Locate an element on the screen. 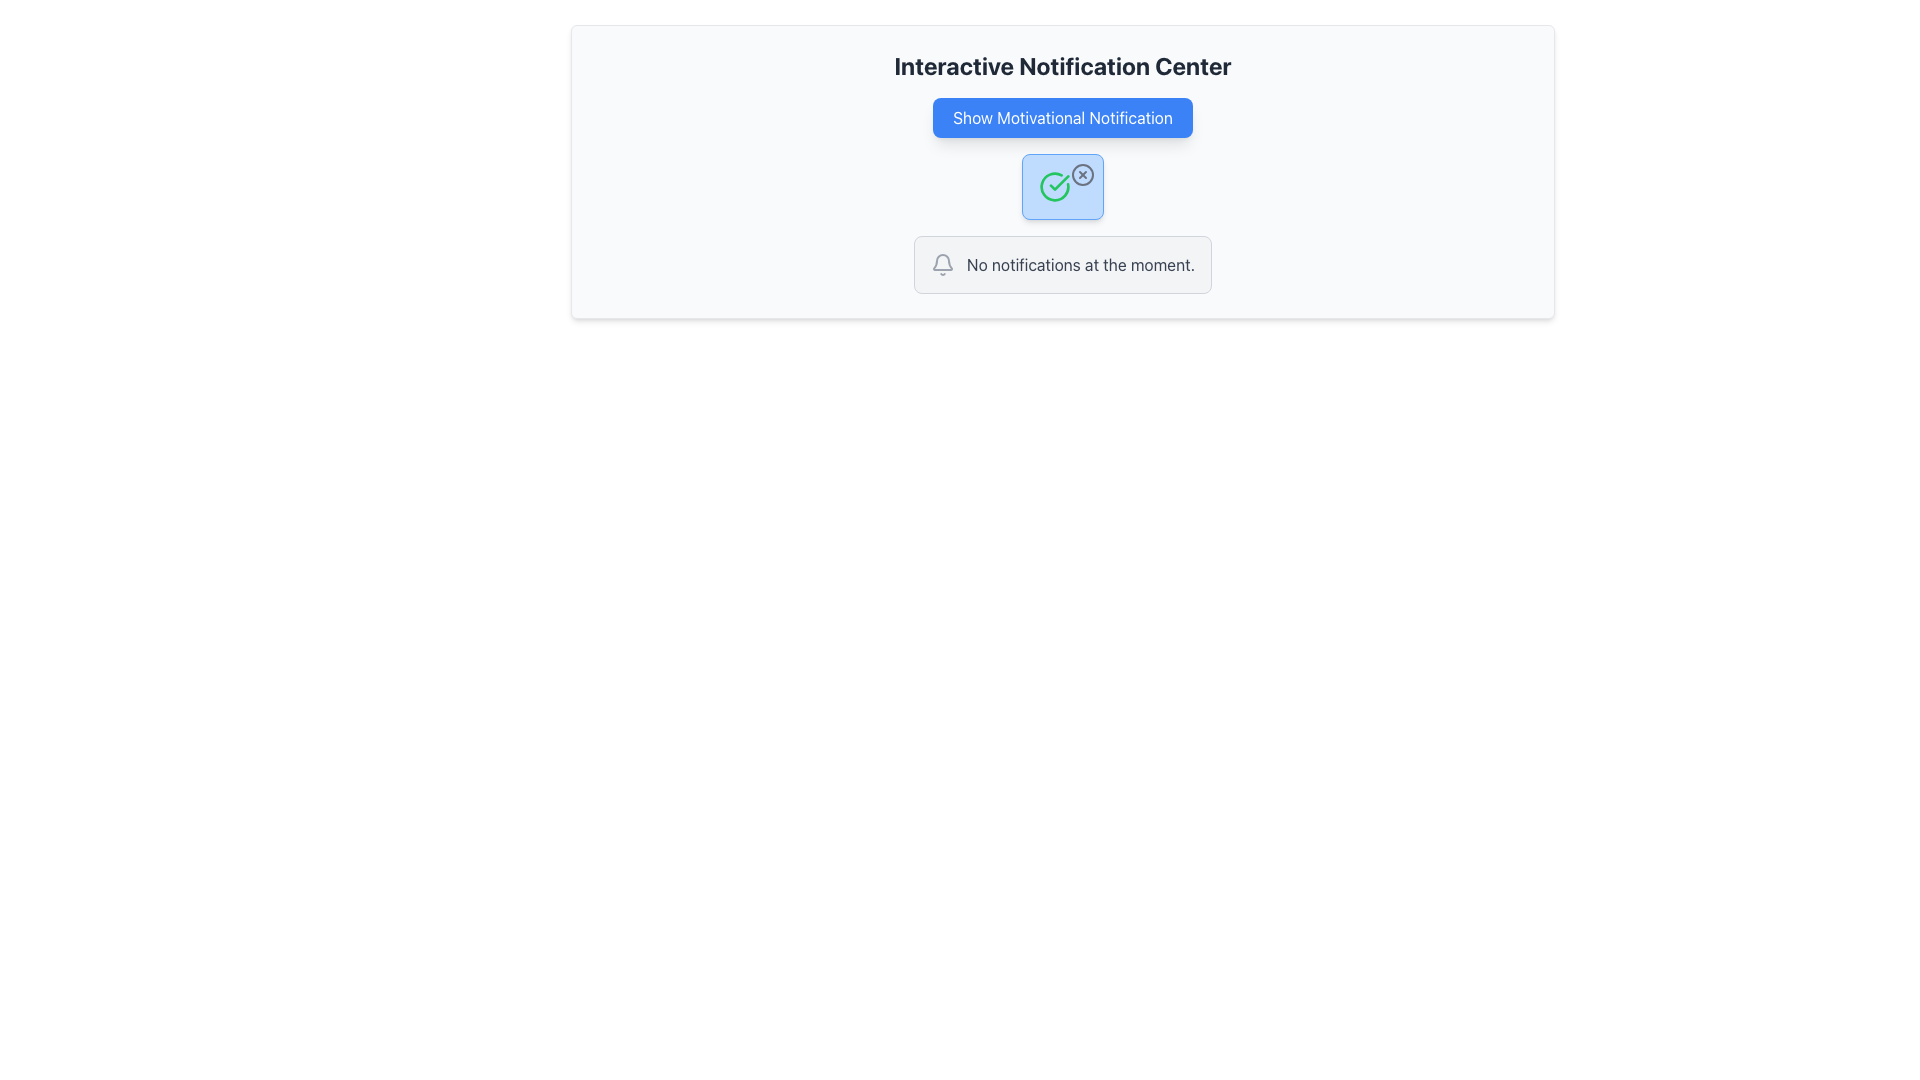 The height and width of the screenshot is (1080, 1920). the static informational notification box that displays 'No notifications at the moment.' with a light gray background and a thin border, positioned centrally below the header 'Interactive Notification Center' is located at coordinates (1061, 264).